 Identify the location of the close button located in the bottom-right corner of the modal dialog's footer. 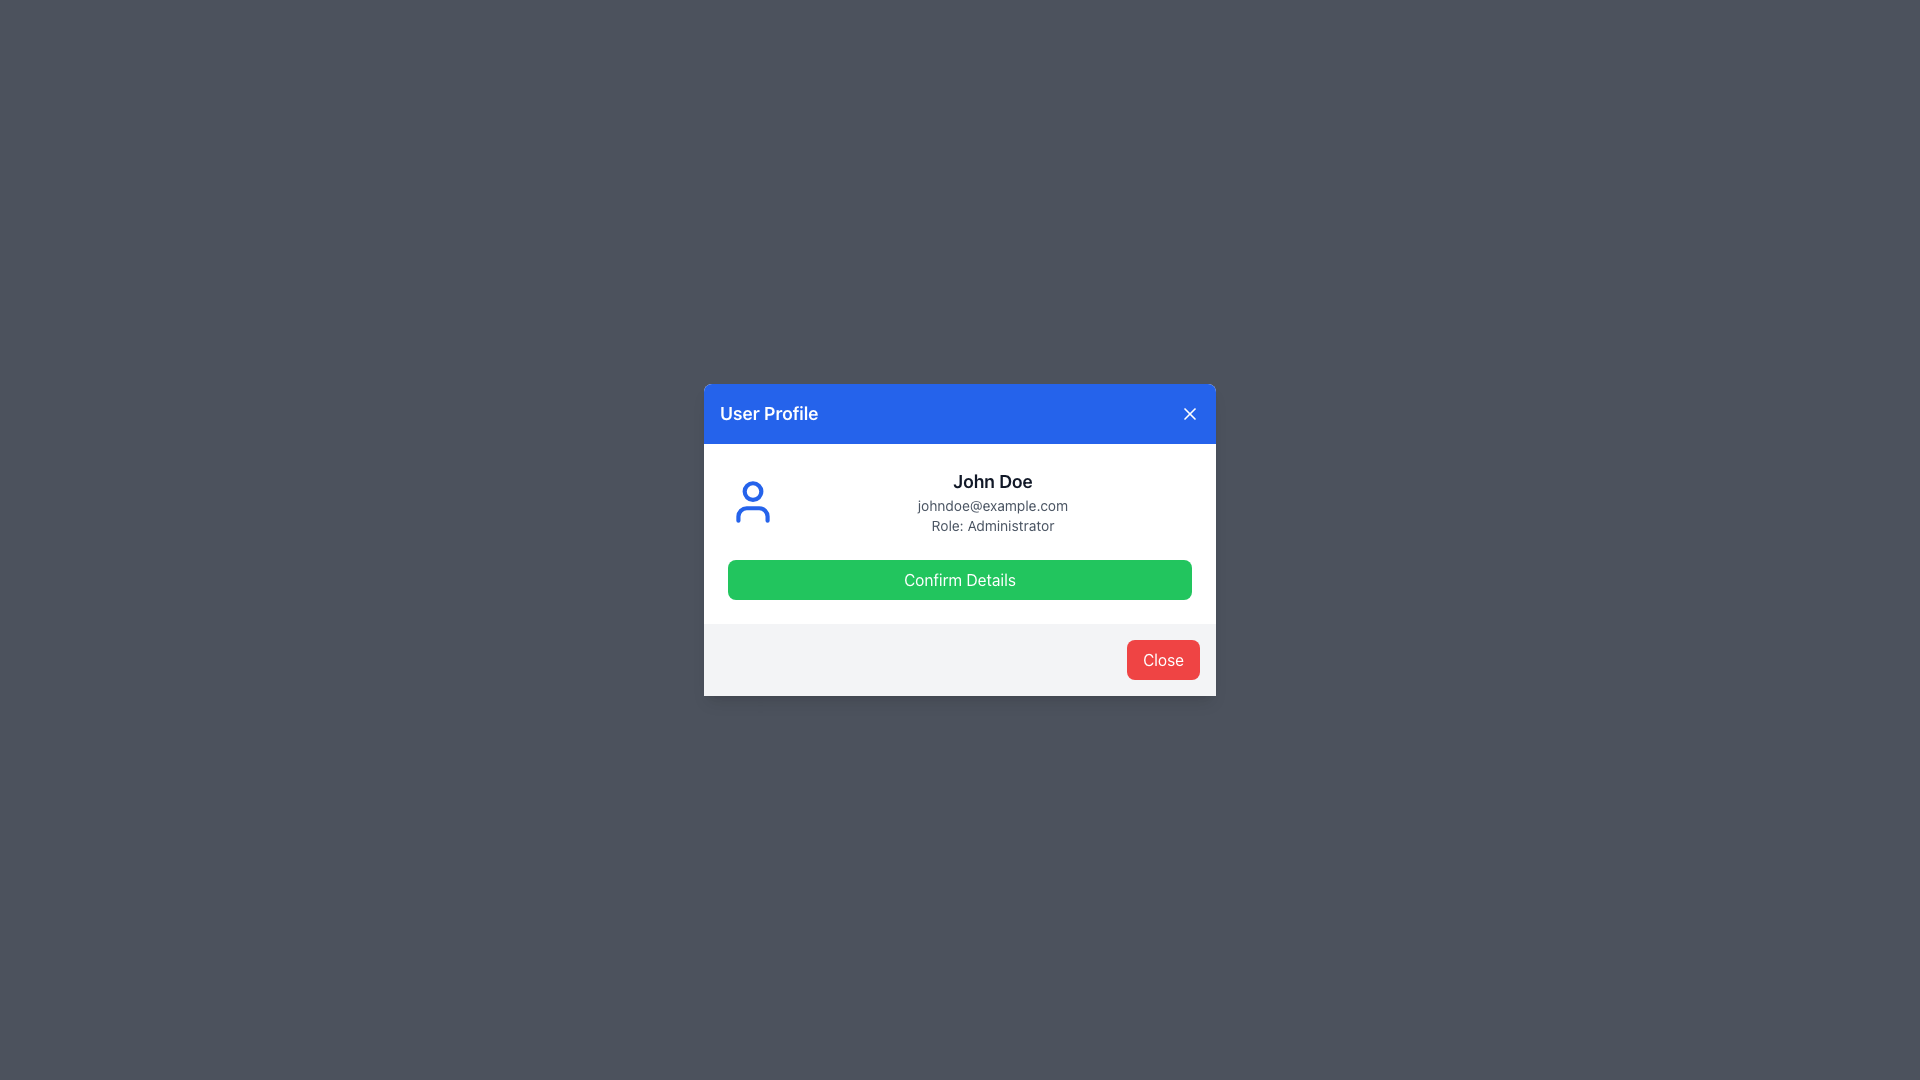
(1163, 659).